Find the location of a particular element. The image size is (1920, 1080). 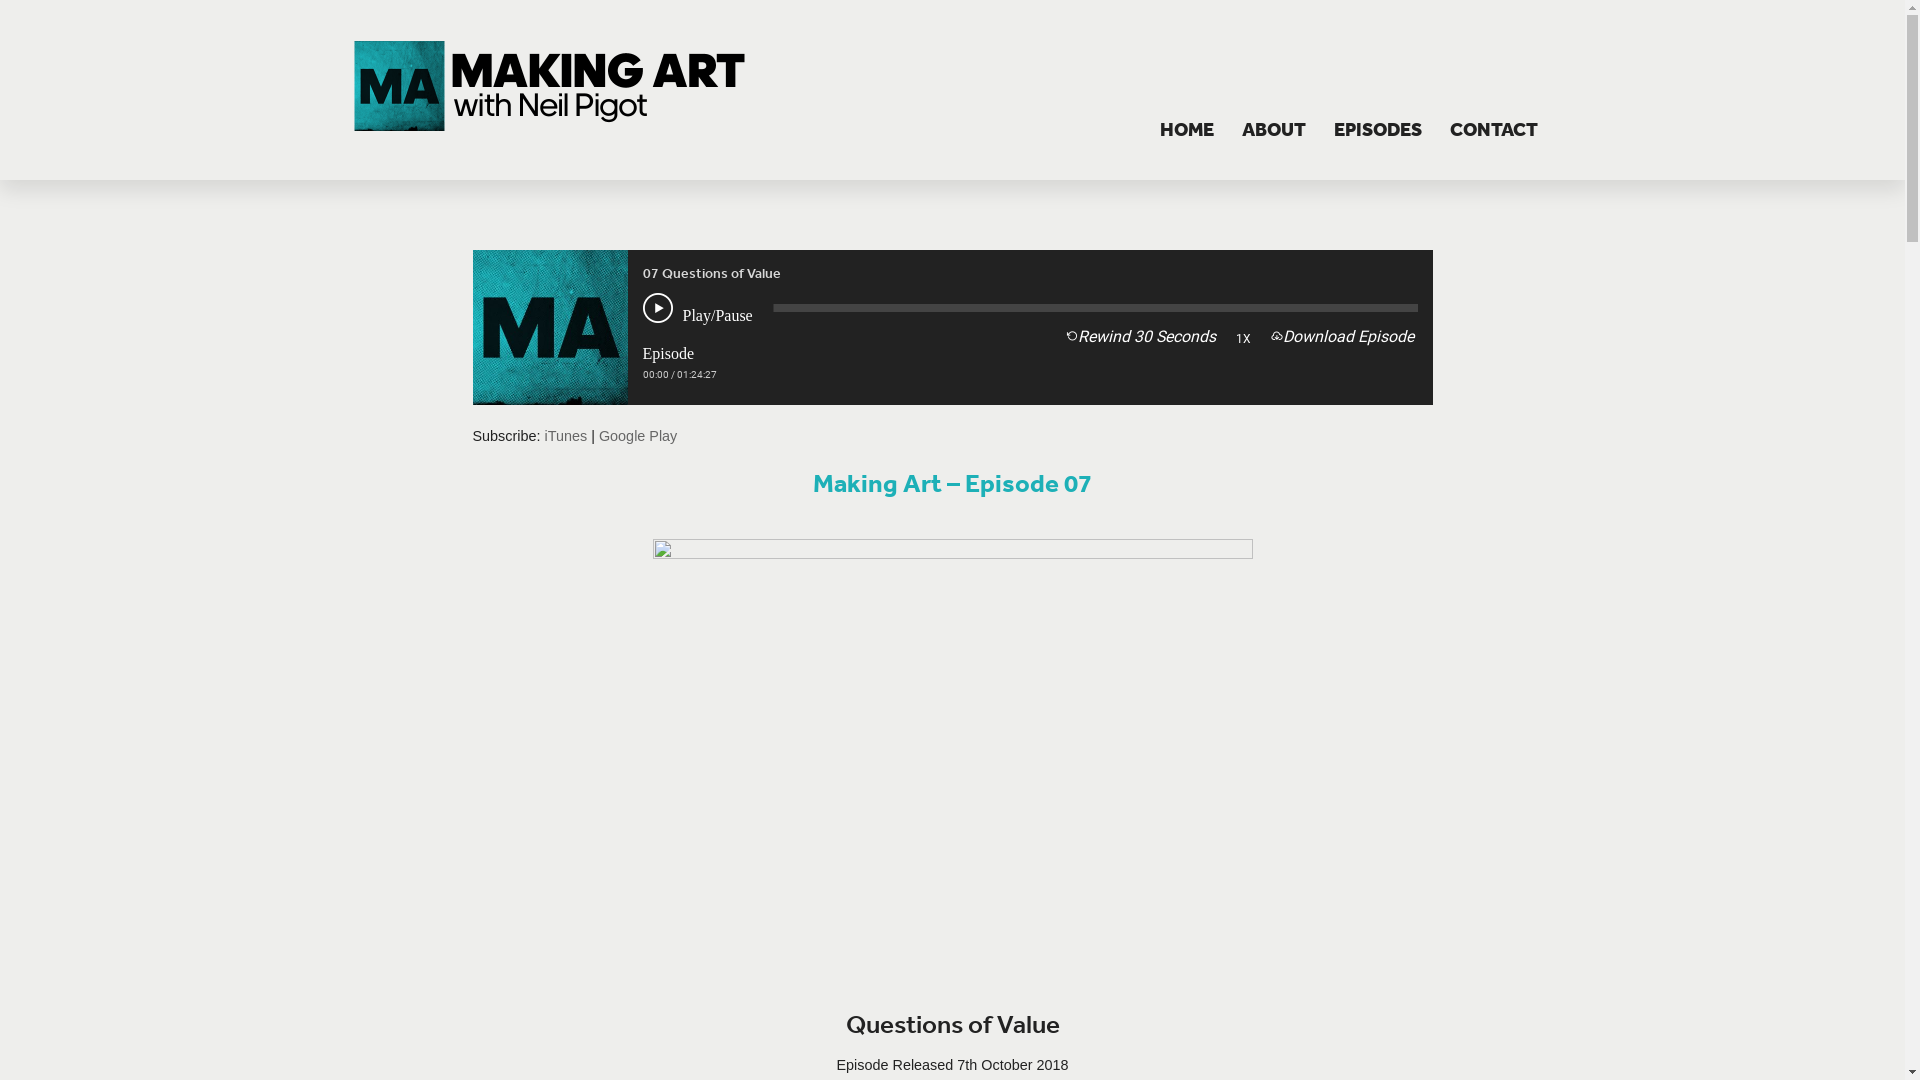

'ABOUT' is located at coordinates (1272, 129).